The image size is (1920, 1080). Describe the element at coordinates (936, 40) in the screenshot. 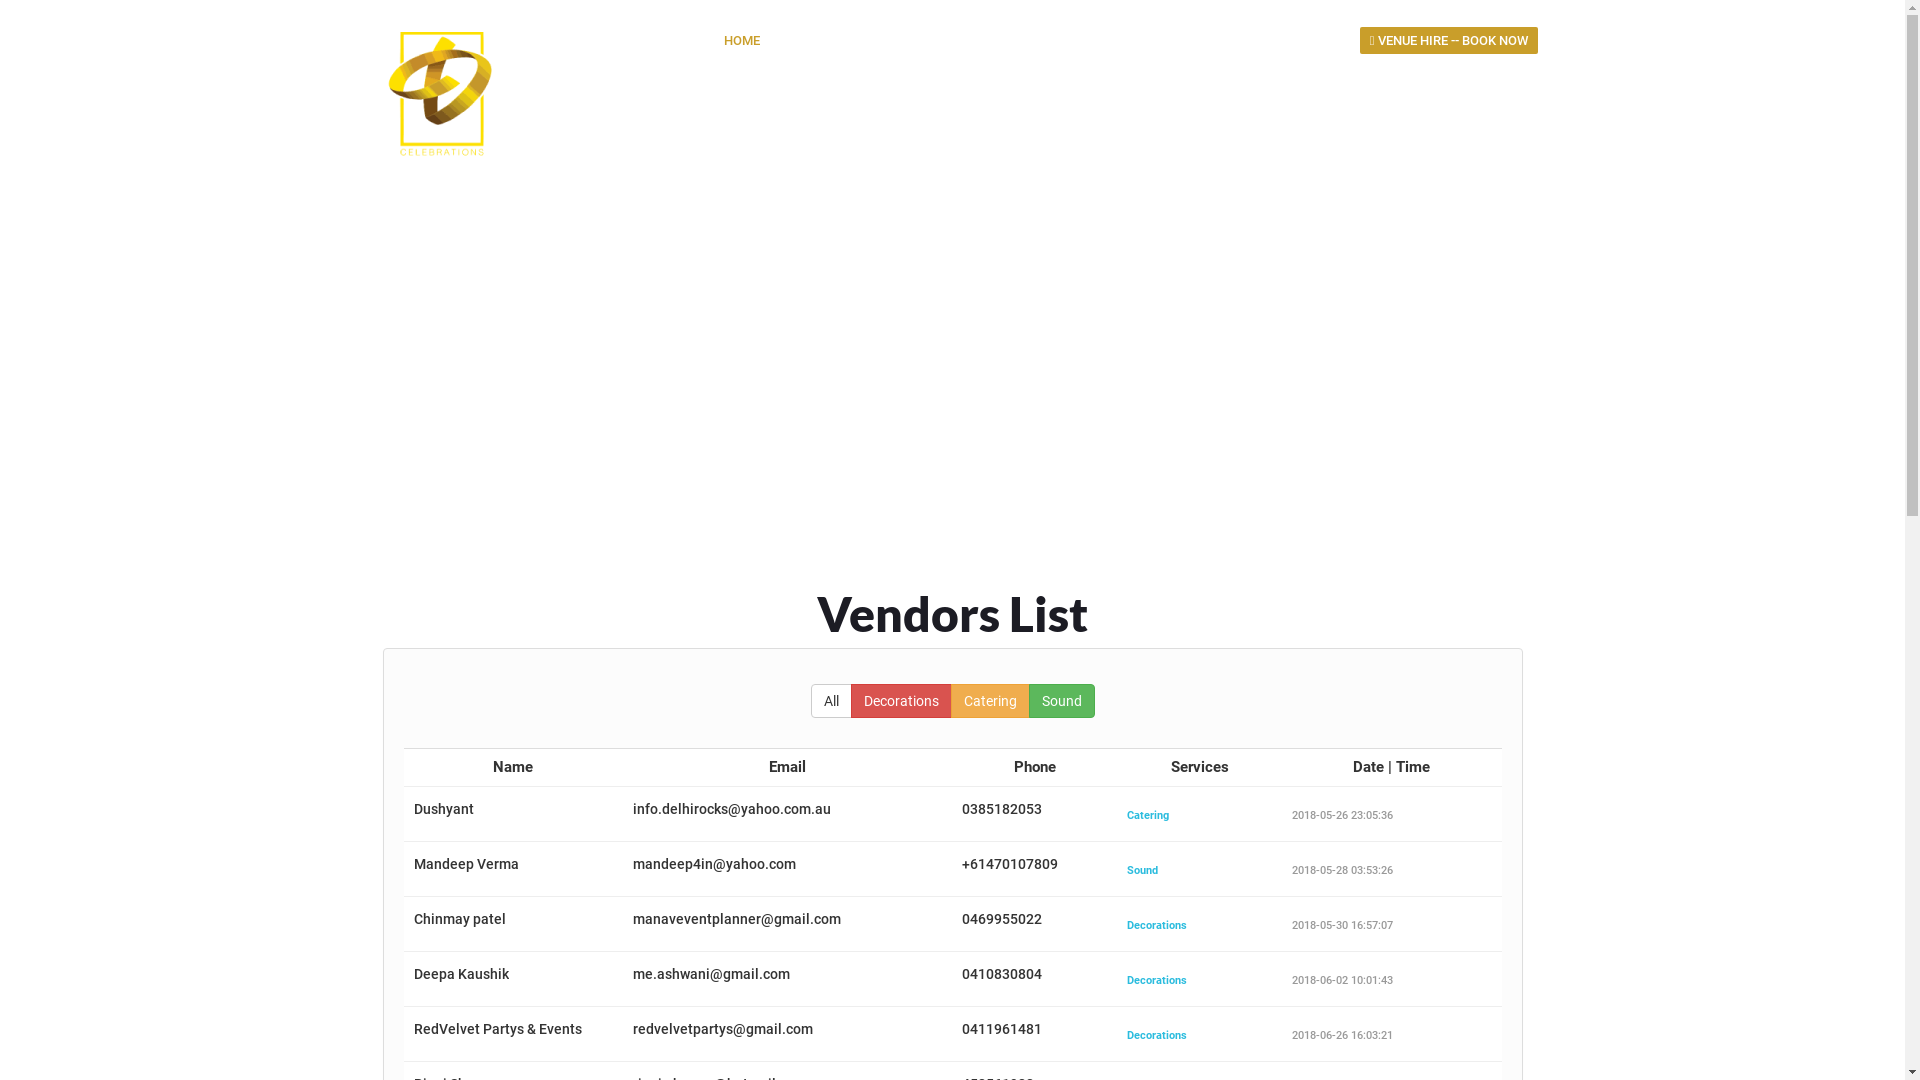

I see `'HOW IT WORKS?'` at that location.